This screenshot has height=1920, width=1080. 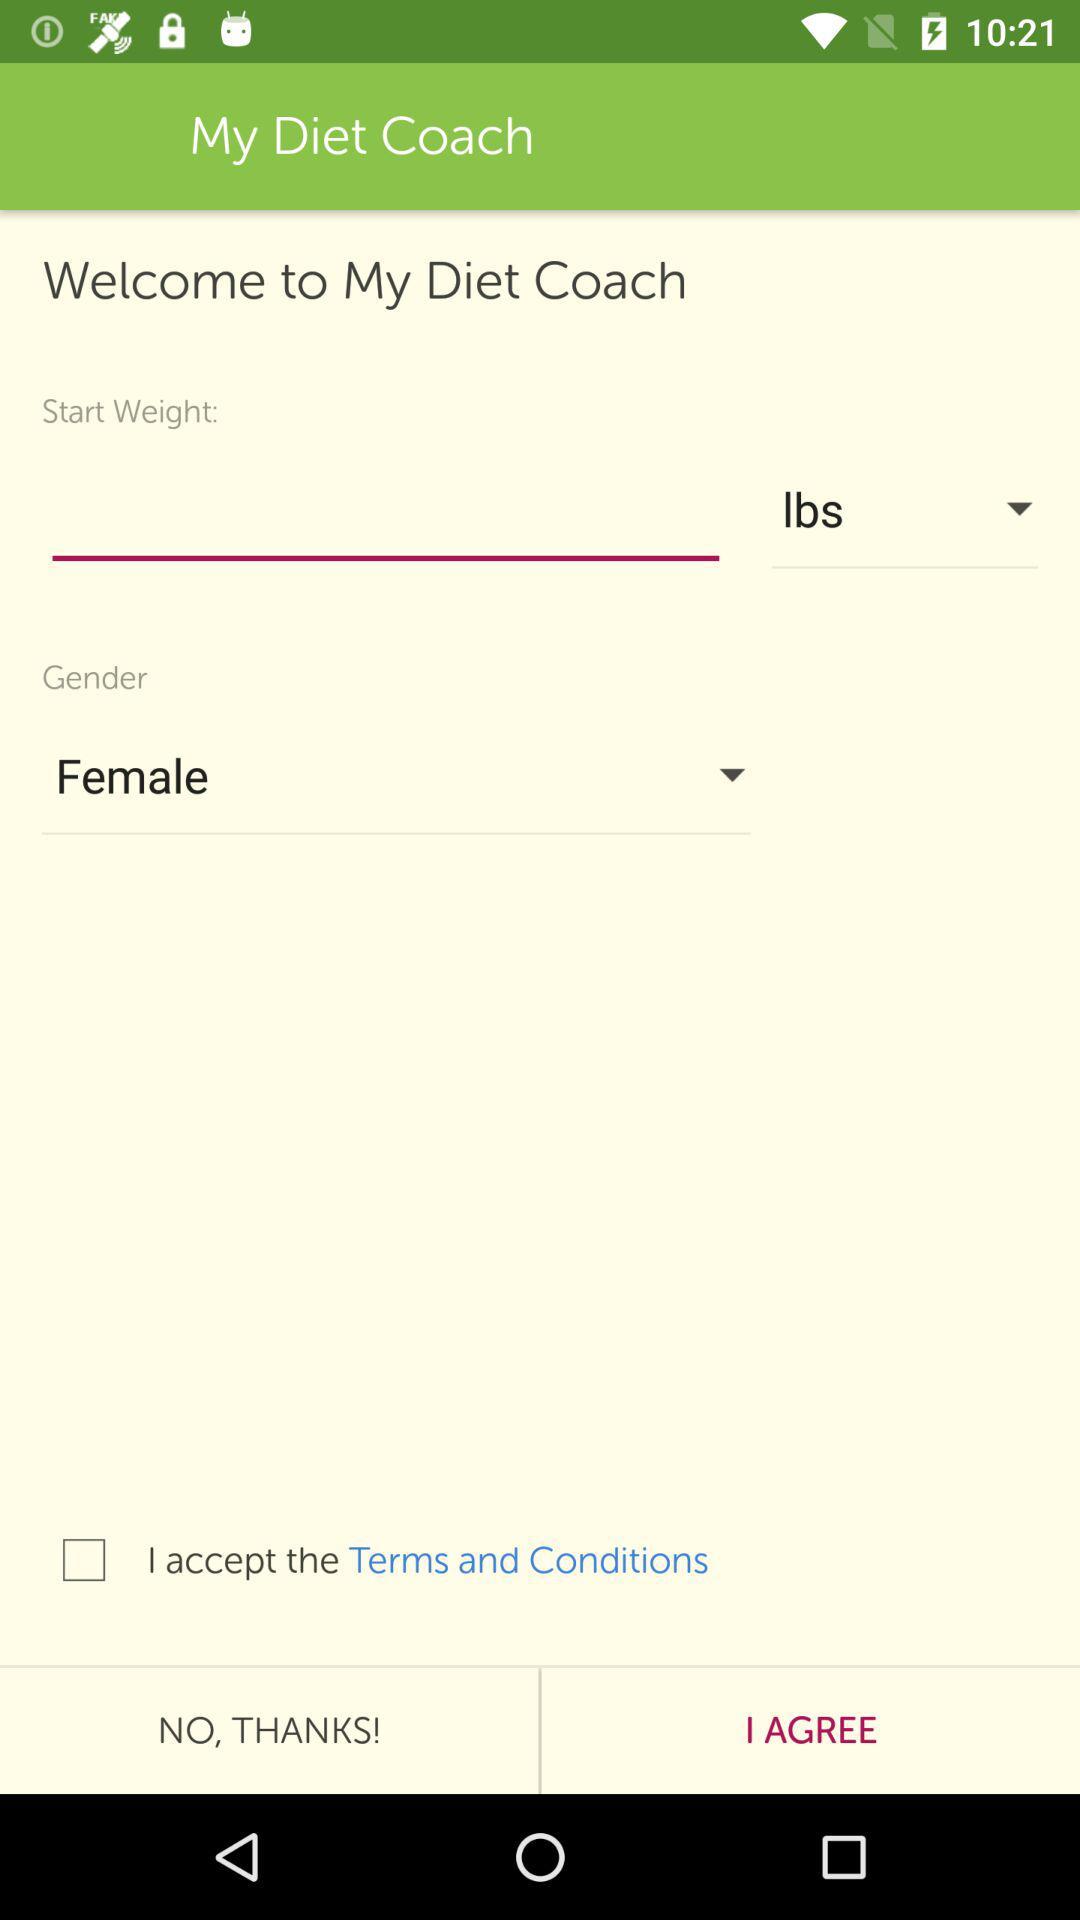 What do you see at coordinates (385, 514) in the screenshot?
I see `the item above the gender` at bounding box center [385, 514].